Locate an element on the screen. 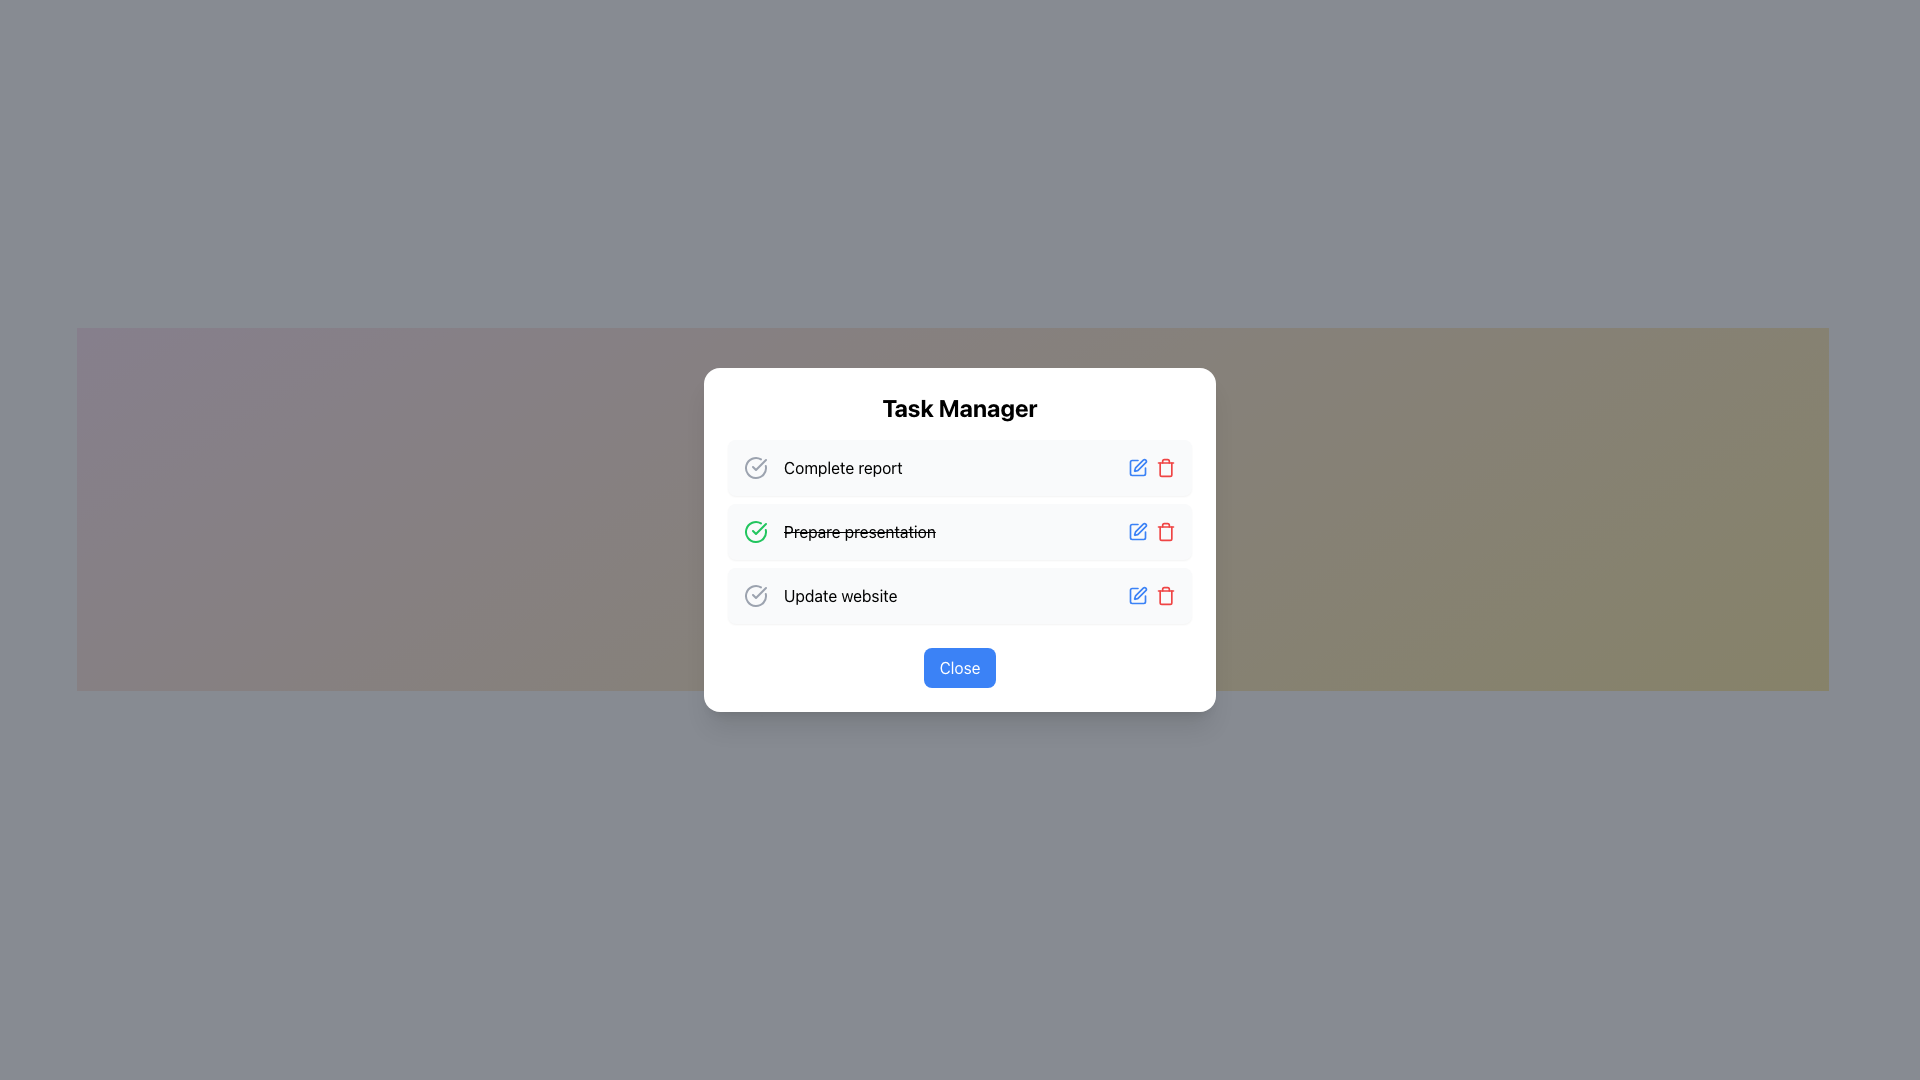  the trash can icon's main body element, which is a vertical rectangle styled with a thin border and no fill, located to the right of 'Prepare presentation' in the task list is located at coordinates (1166, 531).